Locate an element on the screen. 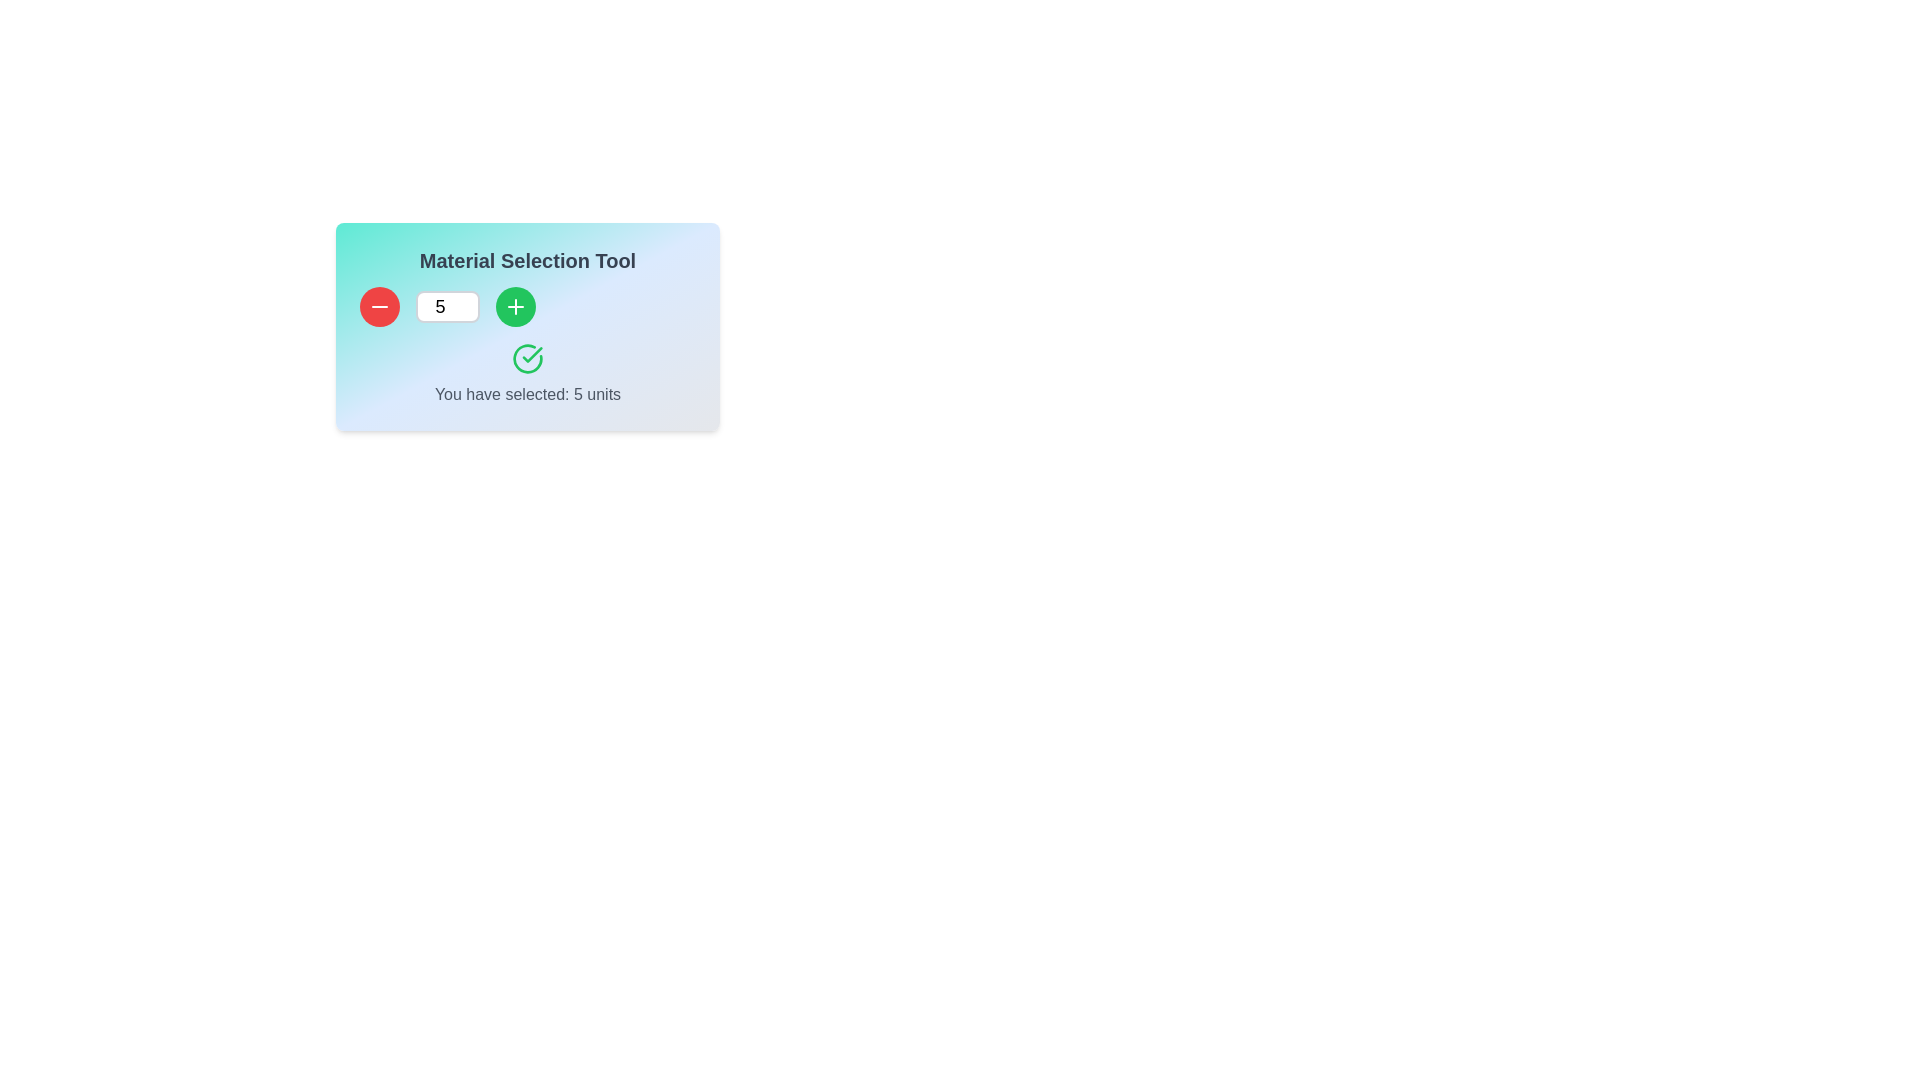  the numeric input box displaying the value '5', which is located centrally between a red minus button and a green plus button is located at coordinates (446, 307).